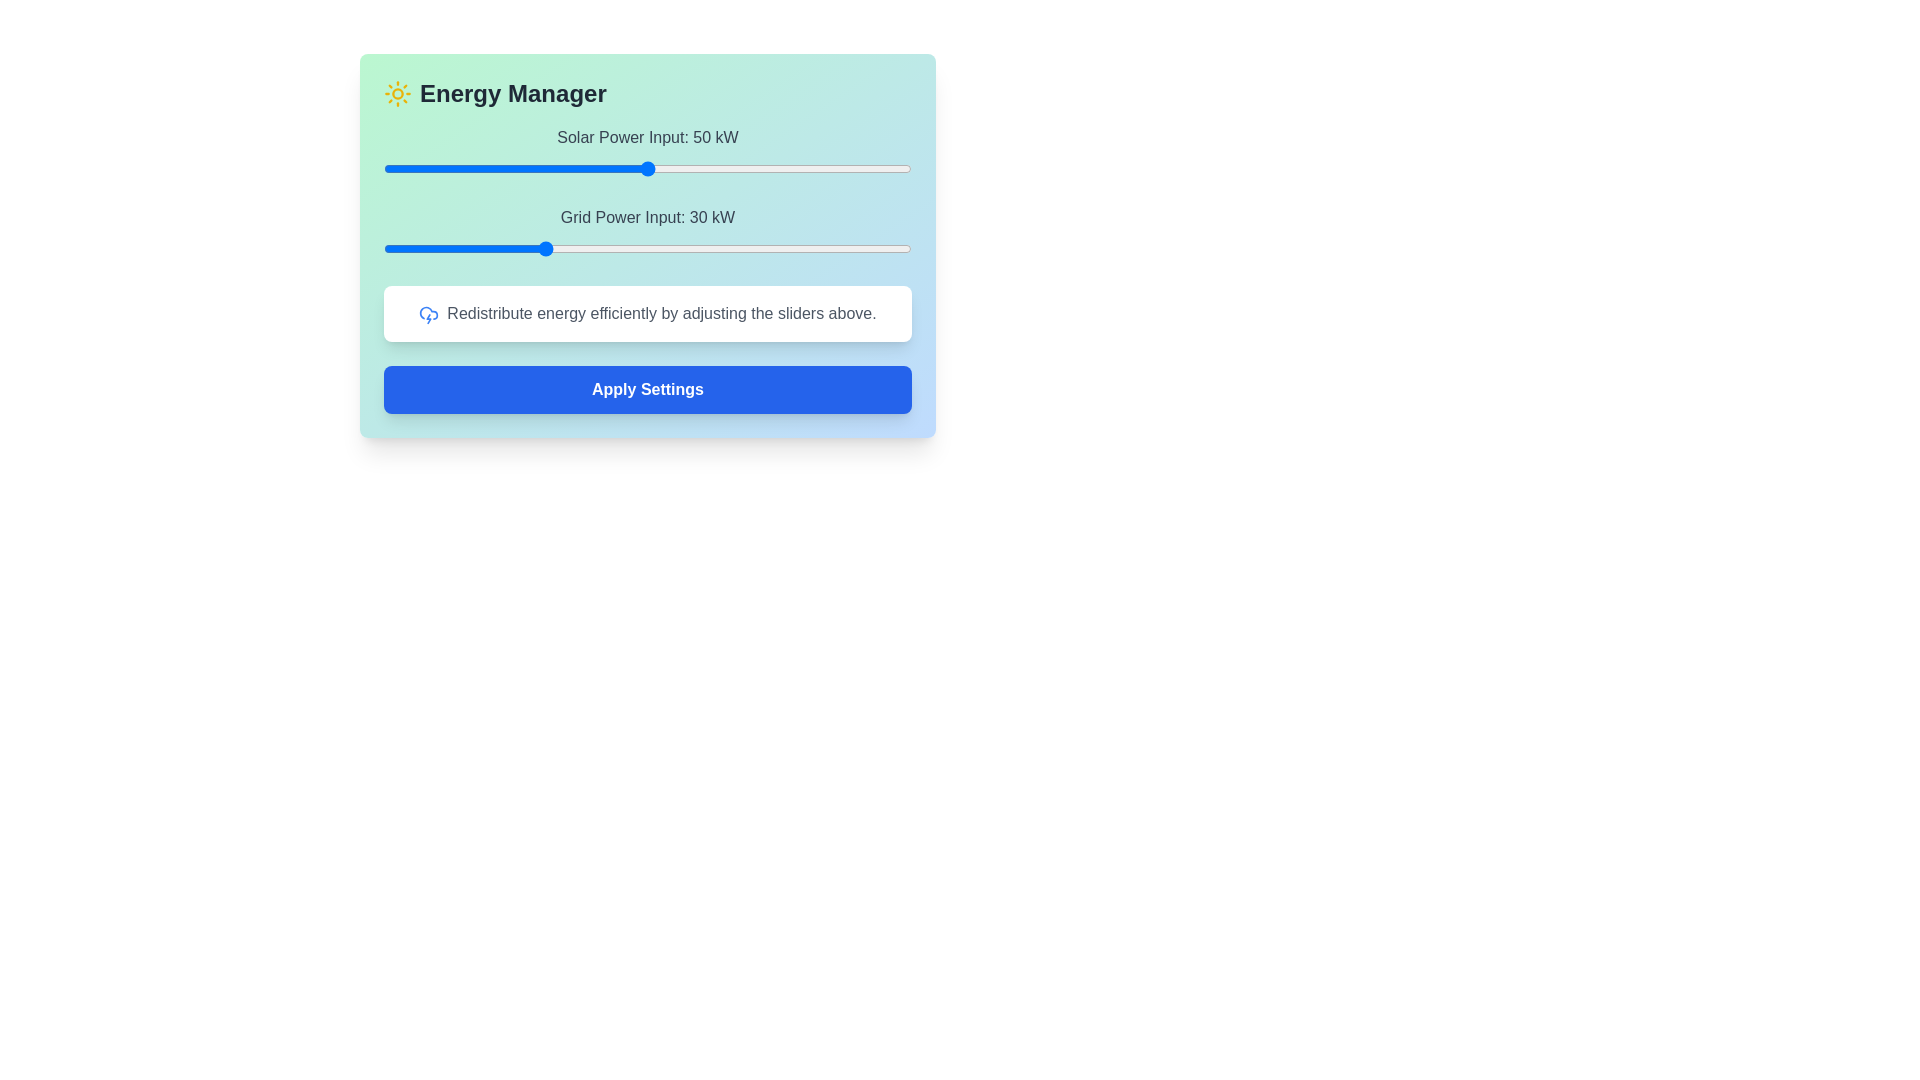 The image size is (1920, 1080). Describe the element at coordinates (716, 248) in the screenshot. I see `the Grid Power Input slider to 63 kW` at that location.